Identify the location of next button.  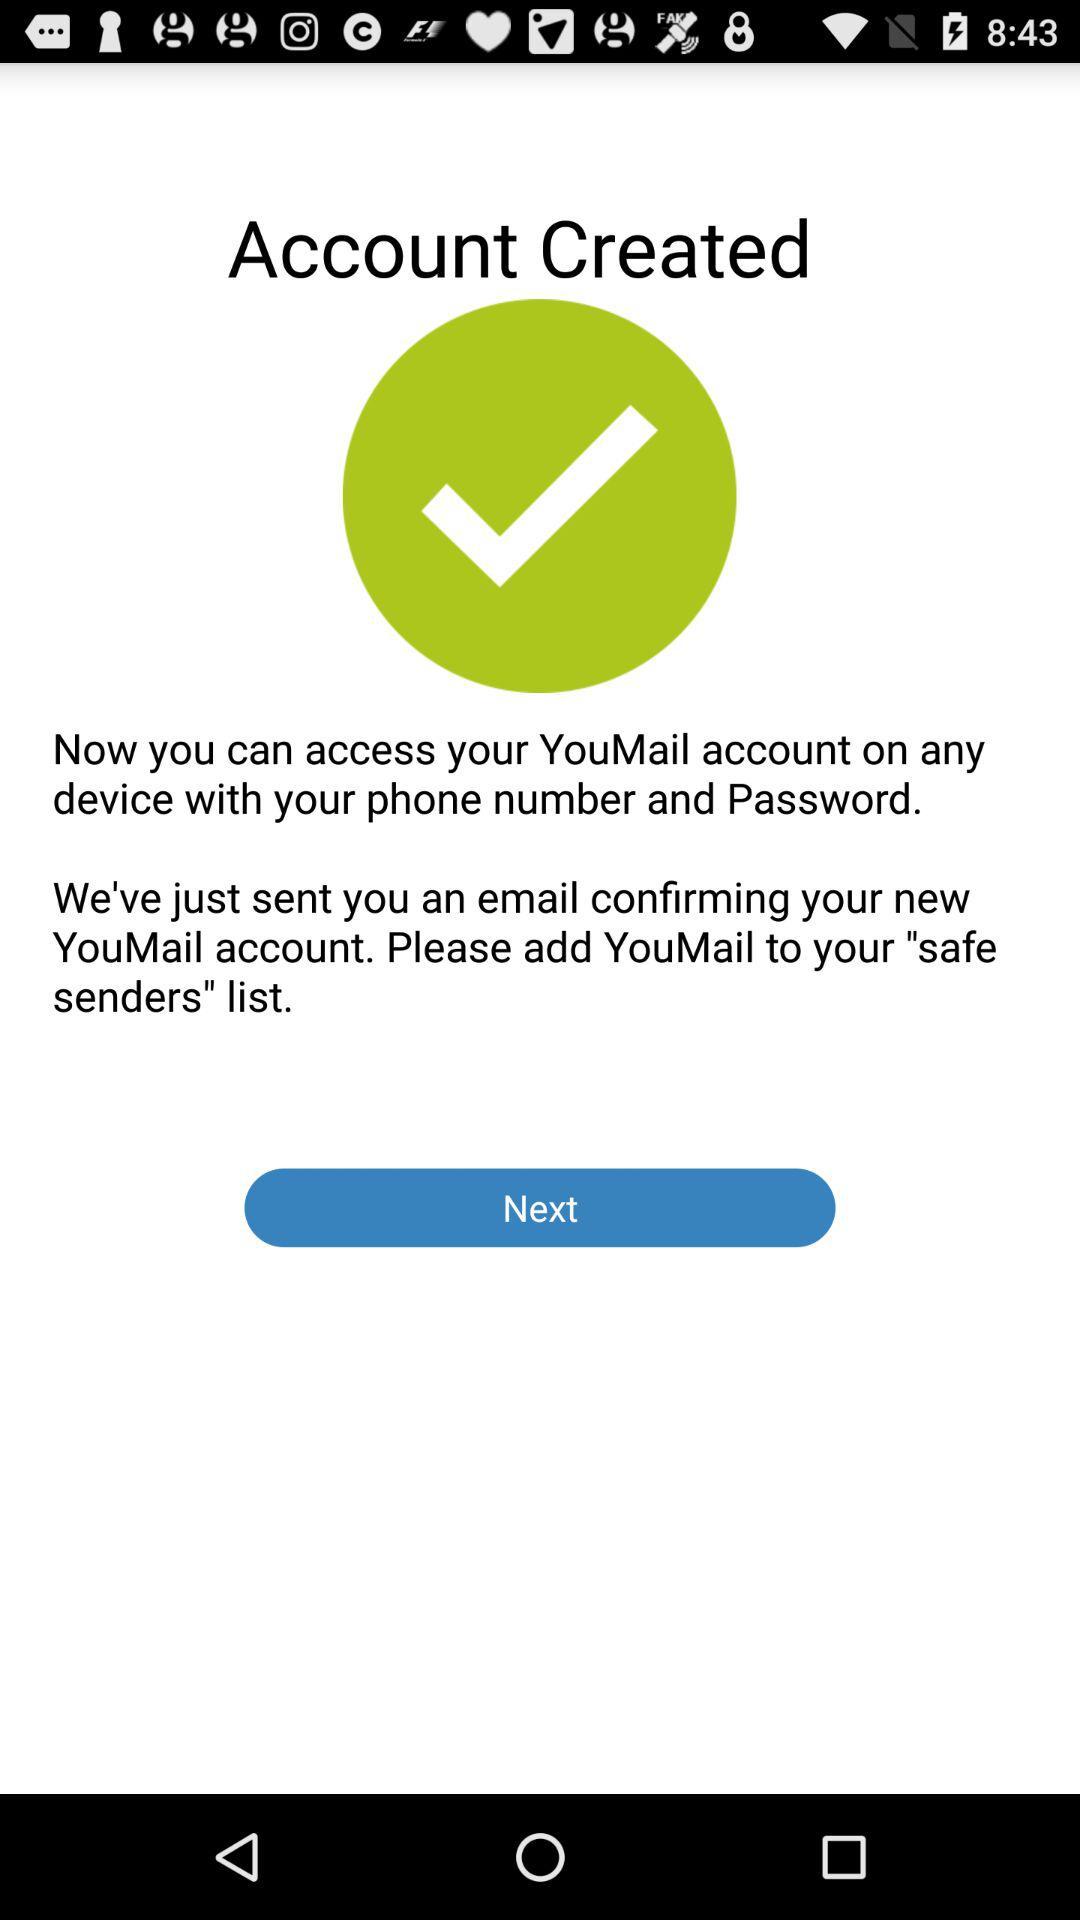
(540, 1206).